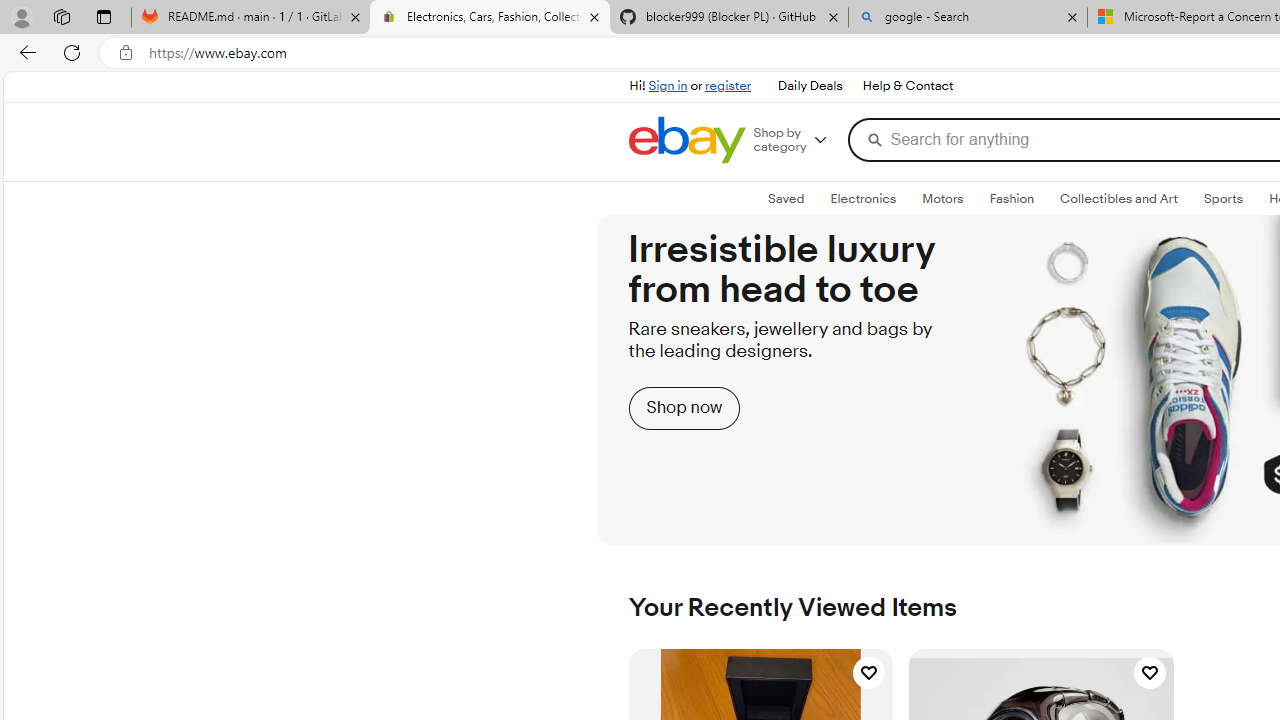  What do you see at coordinates (785, 199) in the screenshot?
I see `'Saved'` at bounding box center [785, 199].